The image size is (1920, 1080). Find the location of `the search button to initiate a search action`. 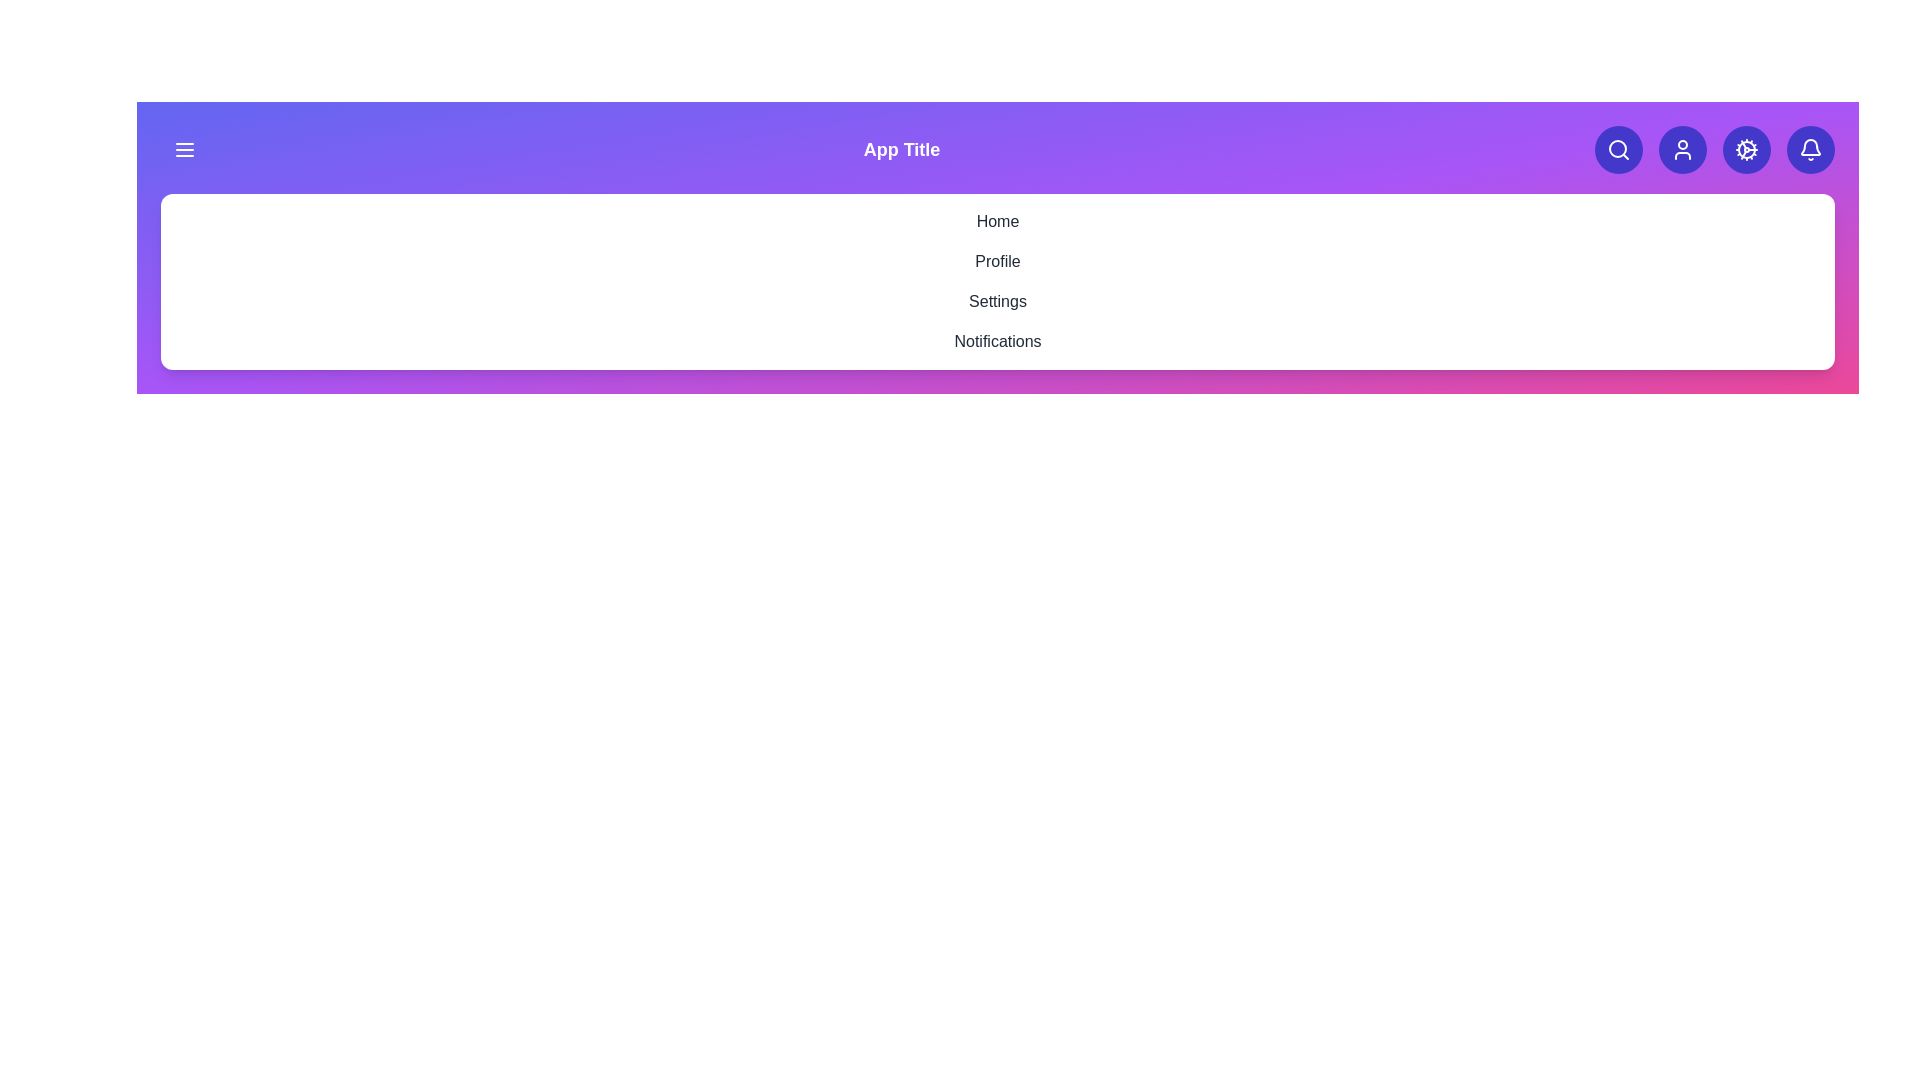

the search button to initiate a search action is located at coordinates (1617, 149).